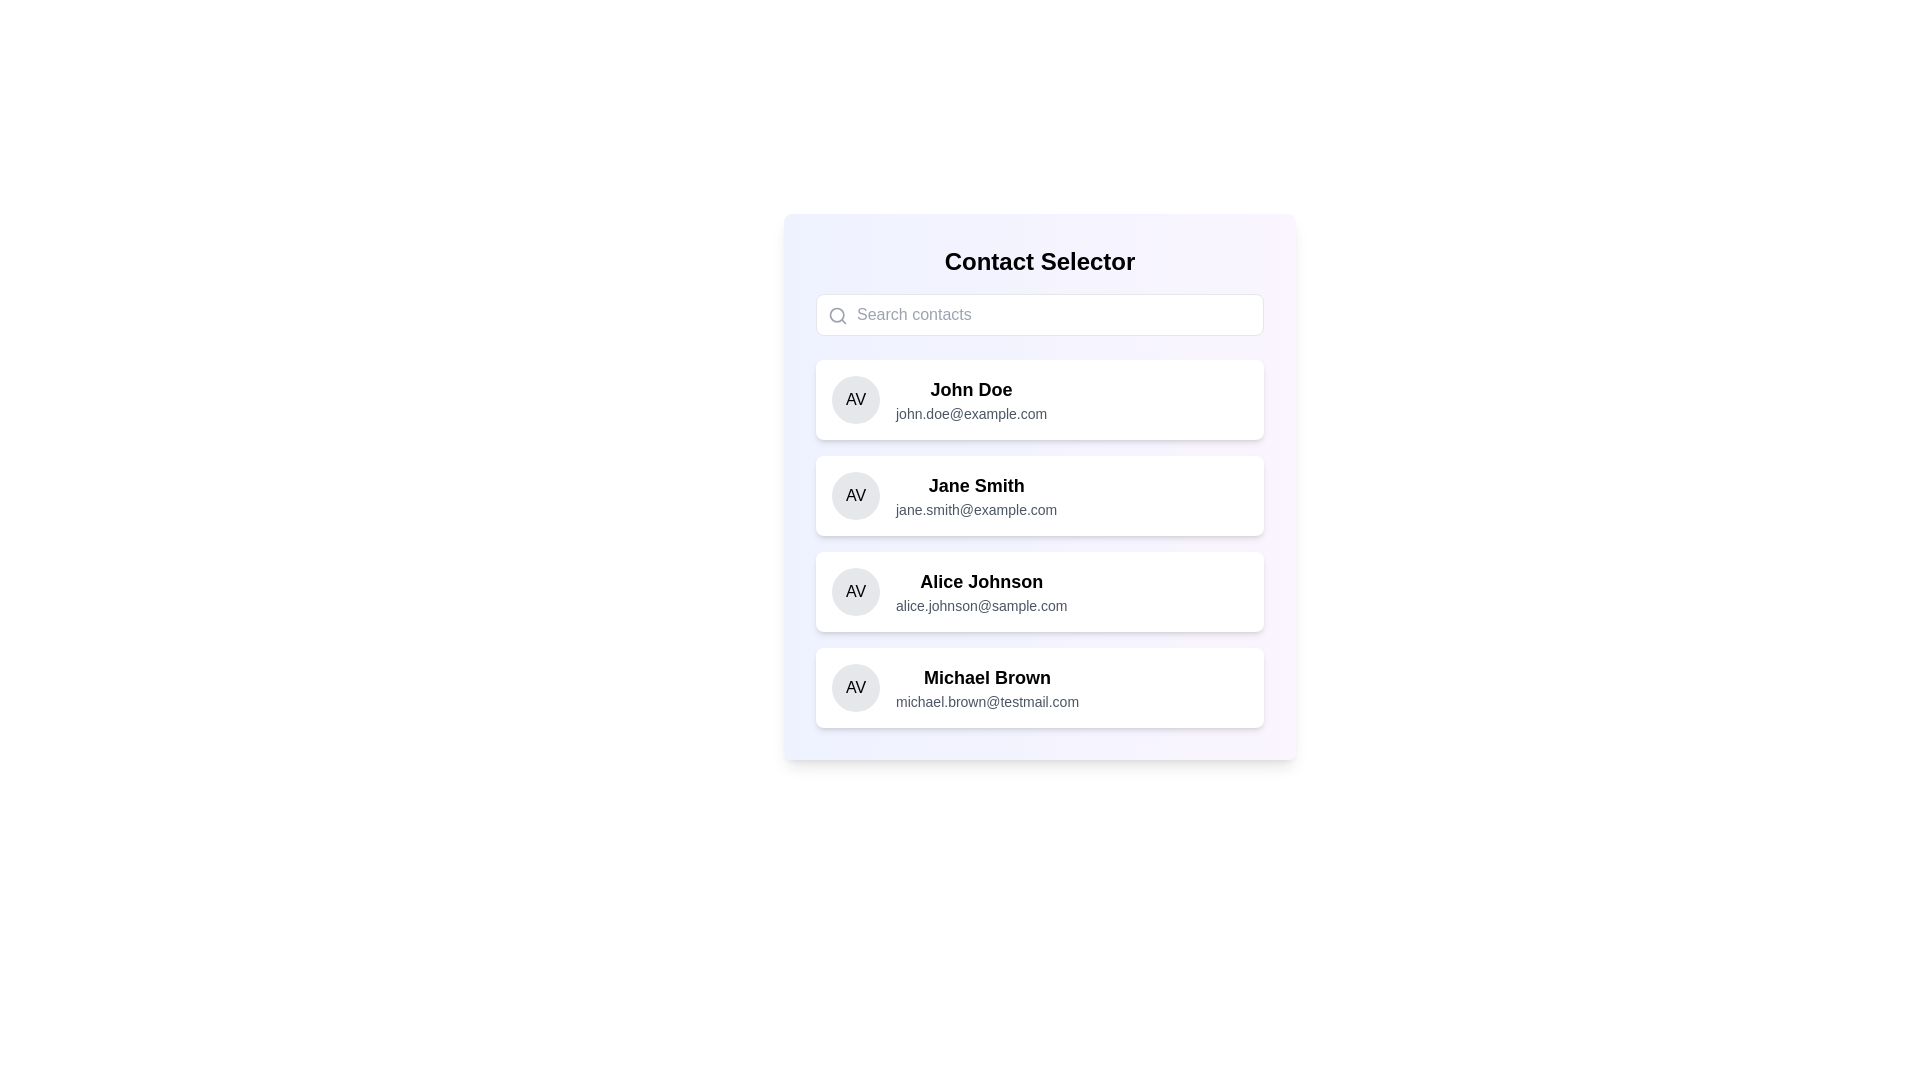 Image resolution: width=1920 pixels, height=1080 pixels. Describe the element at coordinates (976, 495) in the screenshot. I see `text content displayed in the label that shows the name and email address of a contact, which is located in the second list item of the contact selection list, to the right of the circular avatar labeled 'AV'` at that location.